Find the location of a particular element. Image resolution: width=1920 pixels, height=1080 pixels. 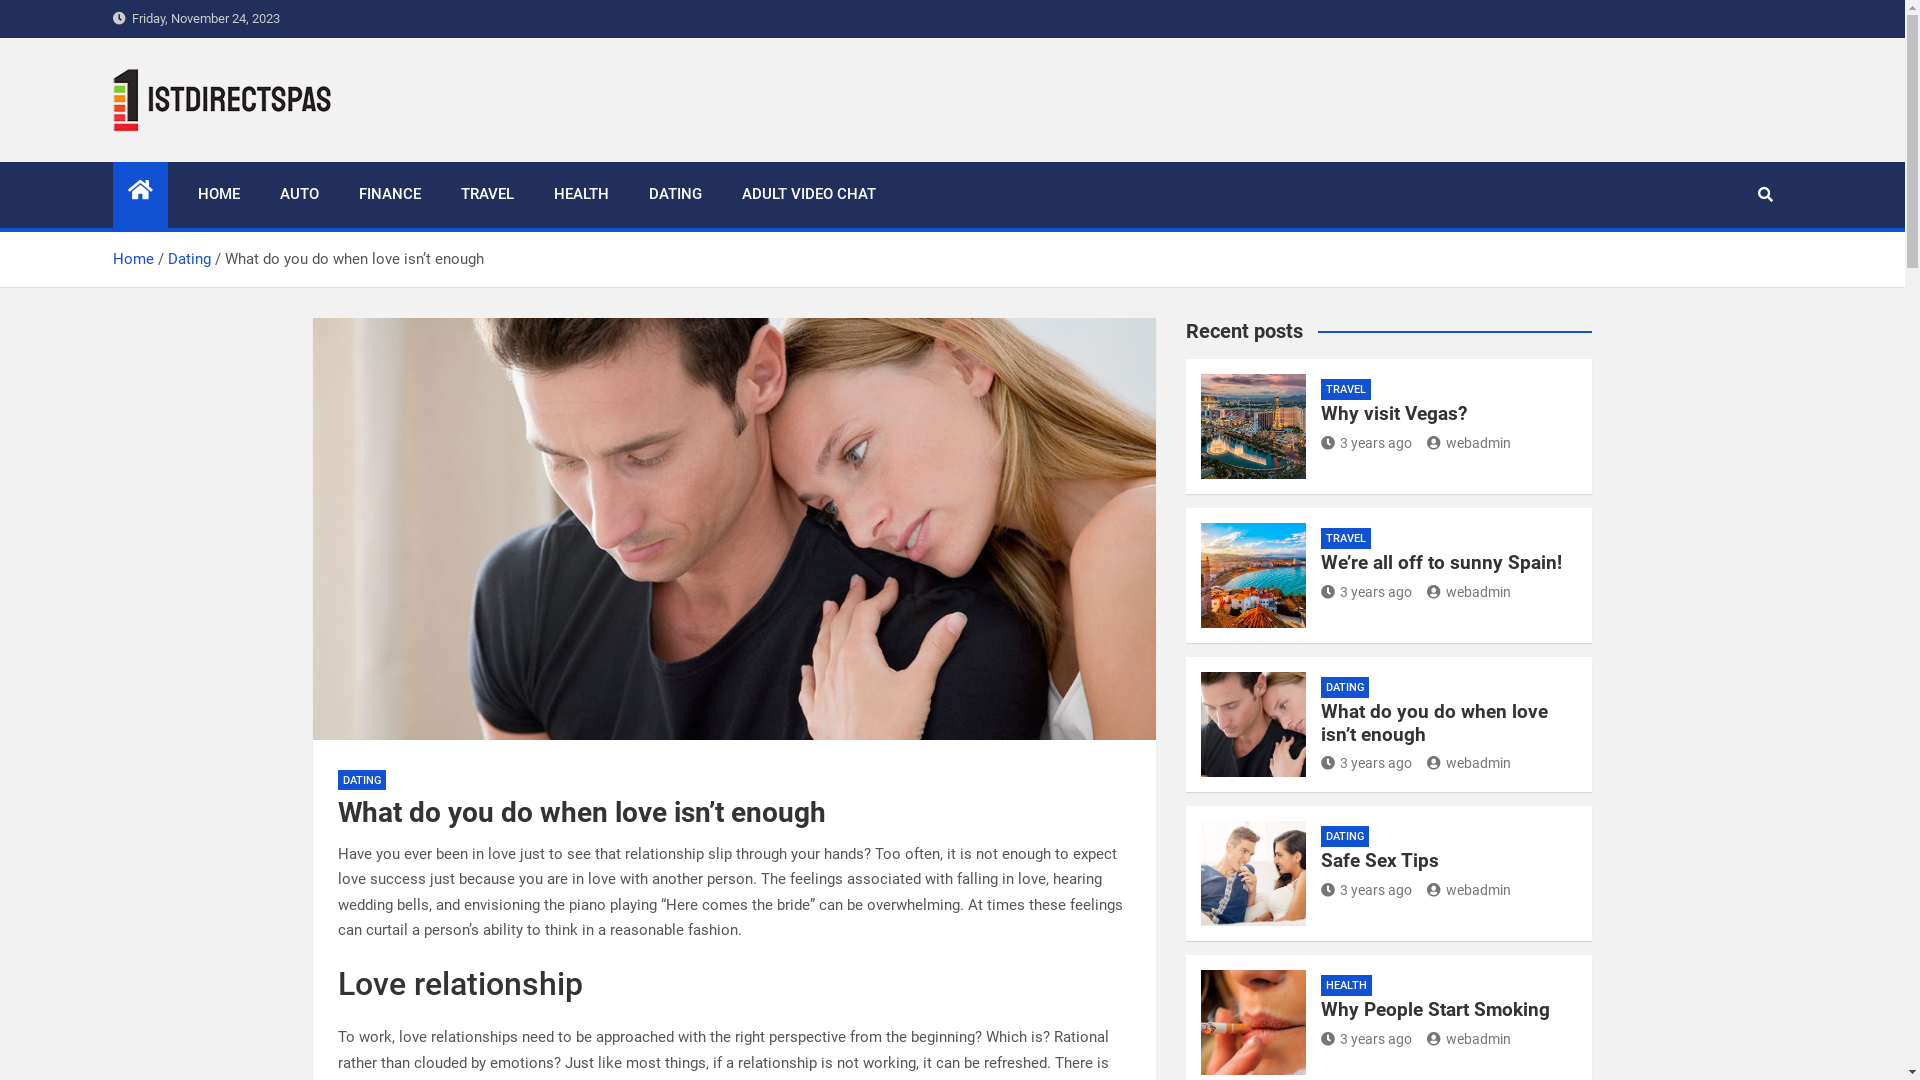

'ADULT VIDEO CHAT' is located at coordinates (809, 195).